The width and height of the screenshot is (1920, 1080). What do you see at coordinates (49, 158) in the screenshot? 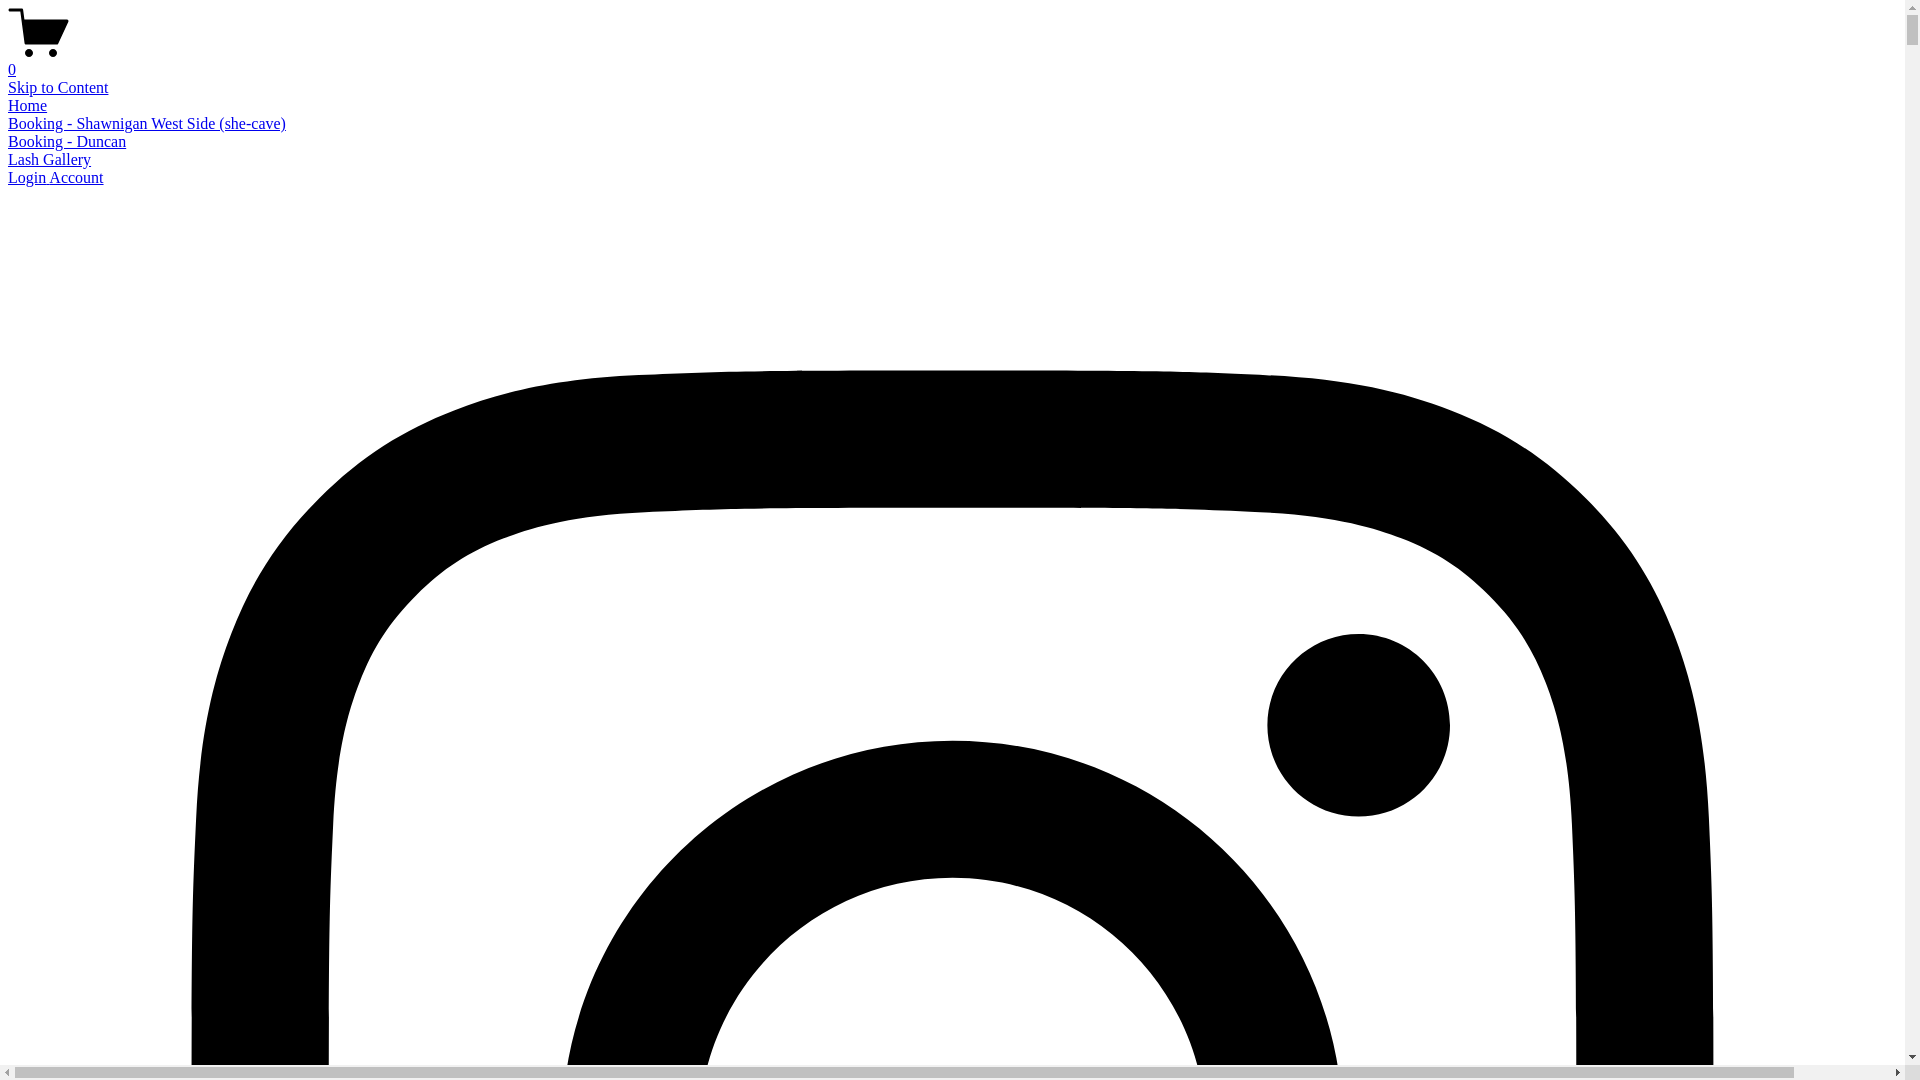
I see `'Lash Gallery'` at bounding box center [49, 158].